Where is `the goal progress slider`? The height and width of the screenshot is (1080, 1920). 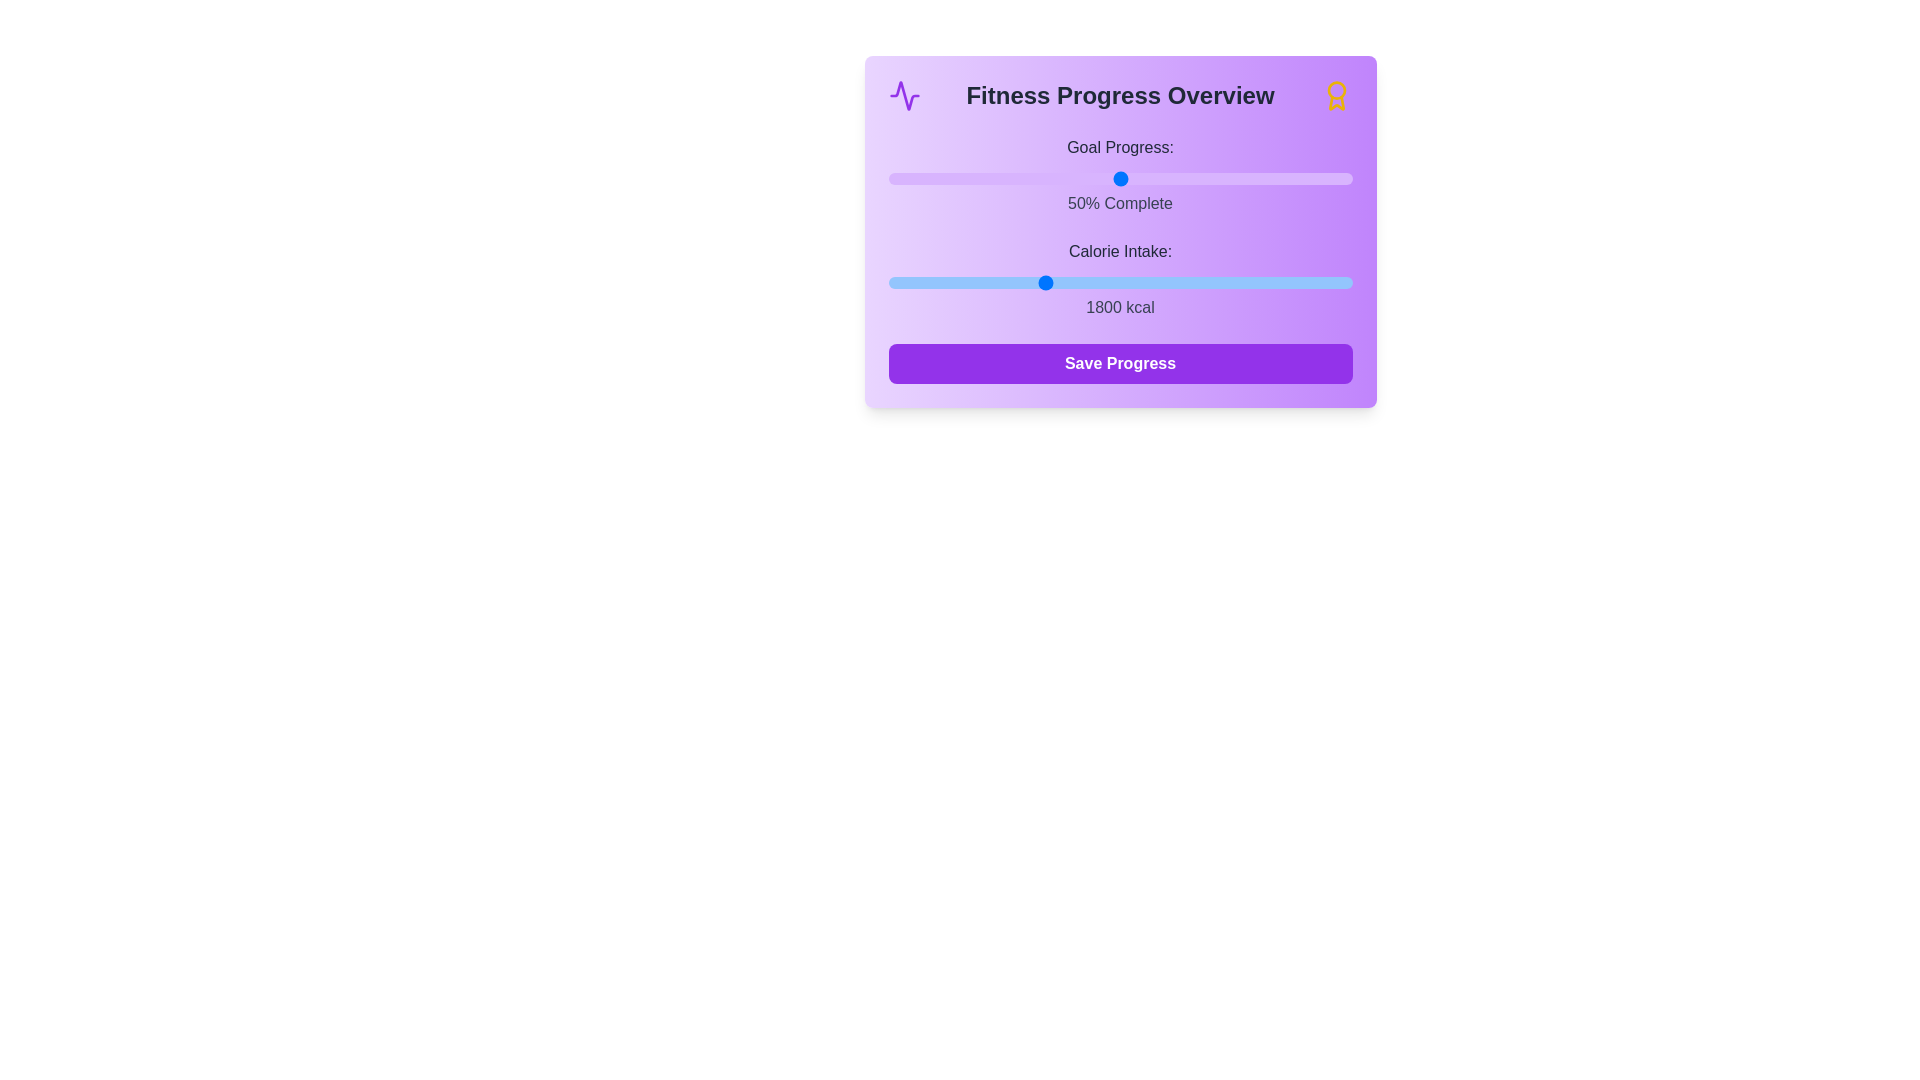
the goal progress slider is located at coordinates (1320, 177).